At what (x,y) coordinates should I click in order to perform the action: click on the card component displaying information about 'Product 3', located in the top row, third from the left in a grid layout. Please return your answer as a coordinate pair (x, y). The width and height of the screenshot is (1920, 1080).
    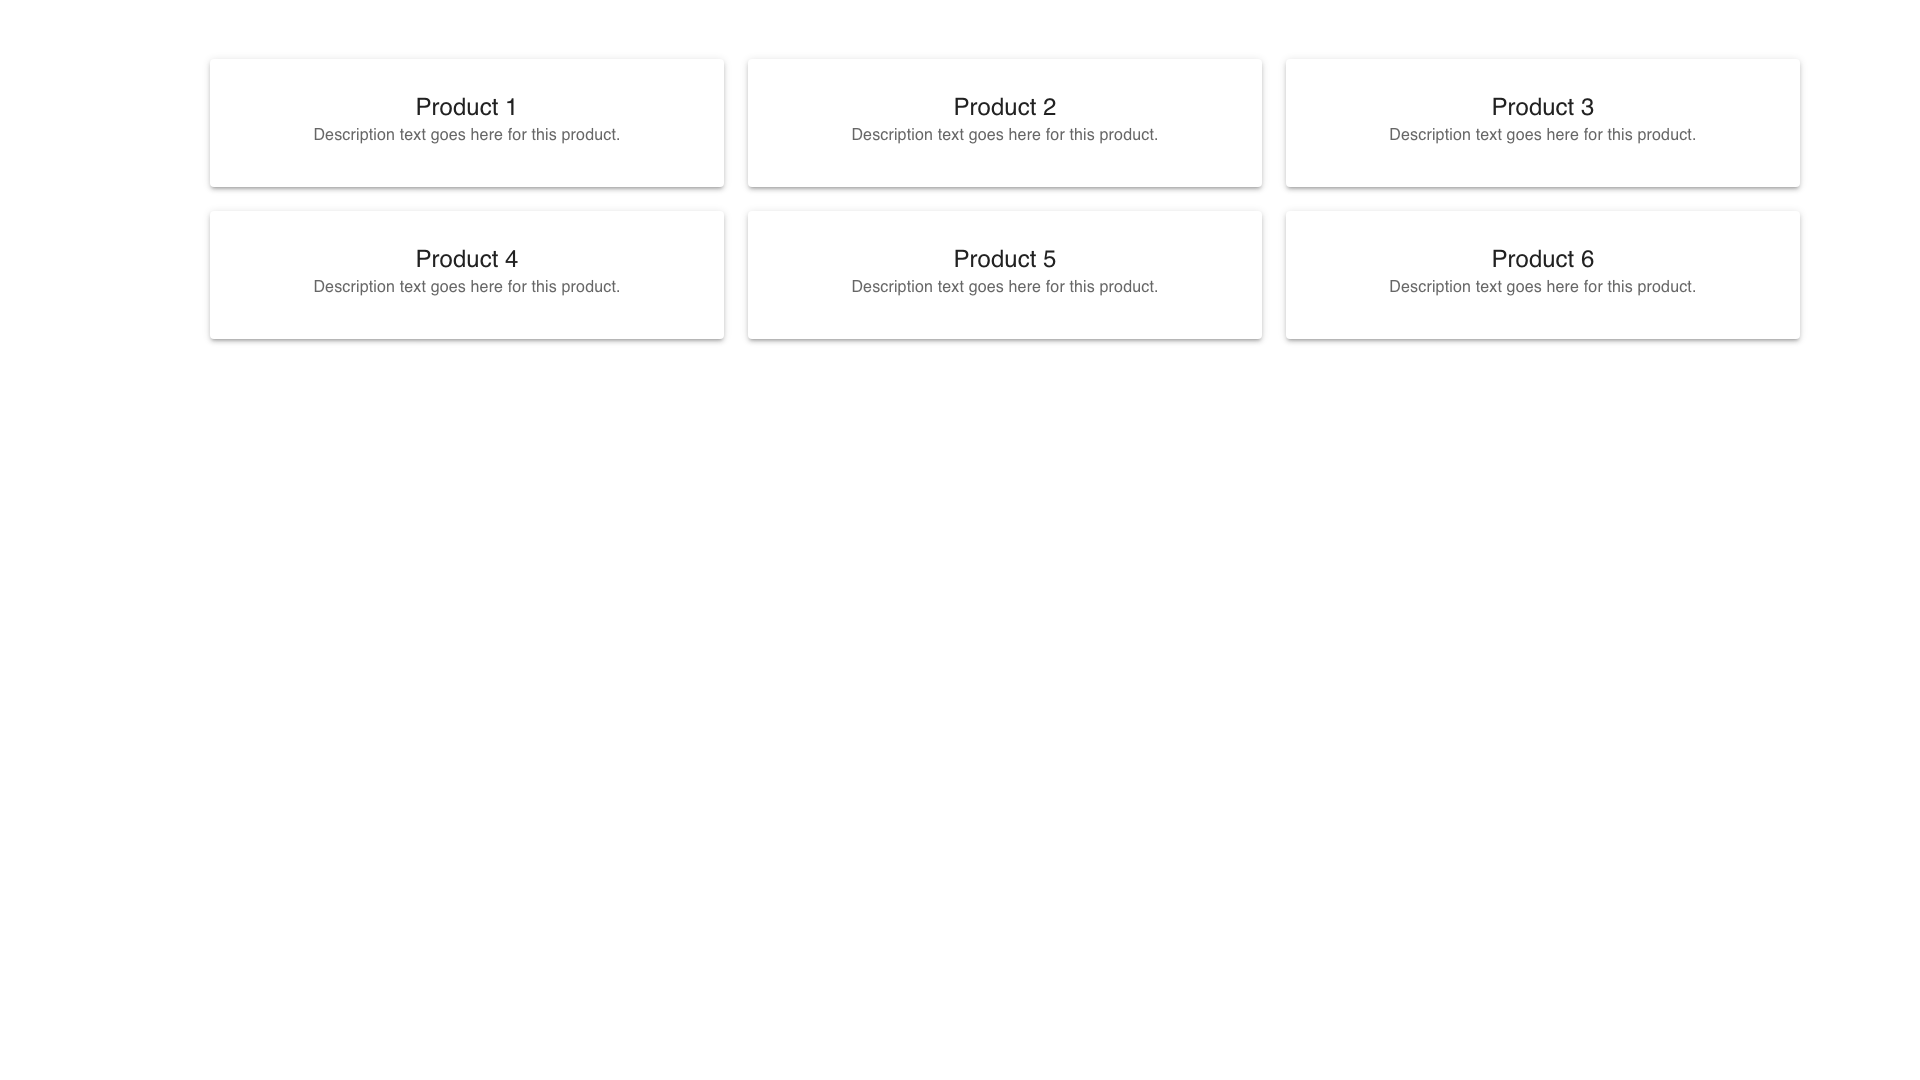
    Looking at the image, I should click on (1541, 123).